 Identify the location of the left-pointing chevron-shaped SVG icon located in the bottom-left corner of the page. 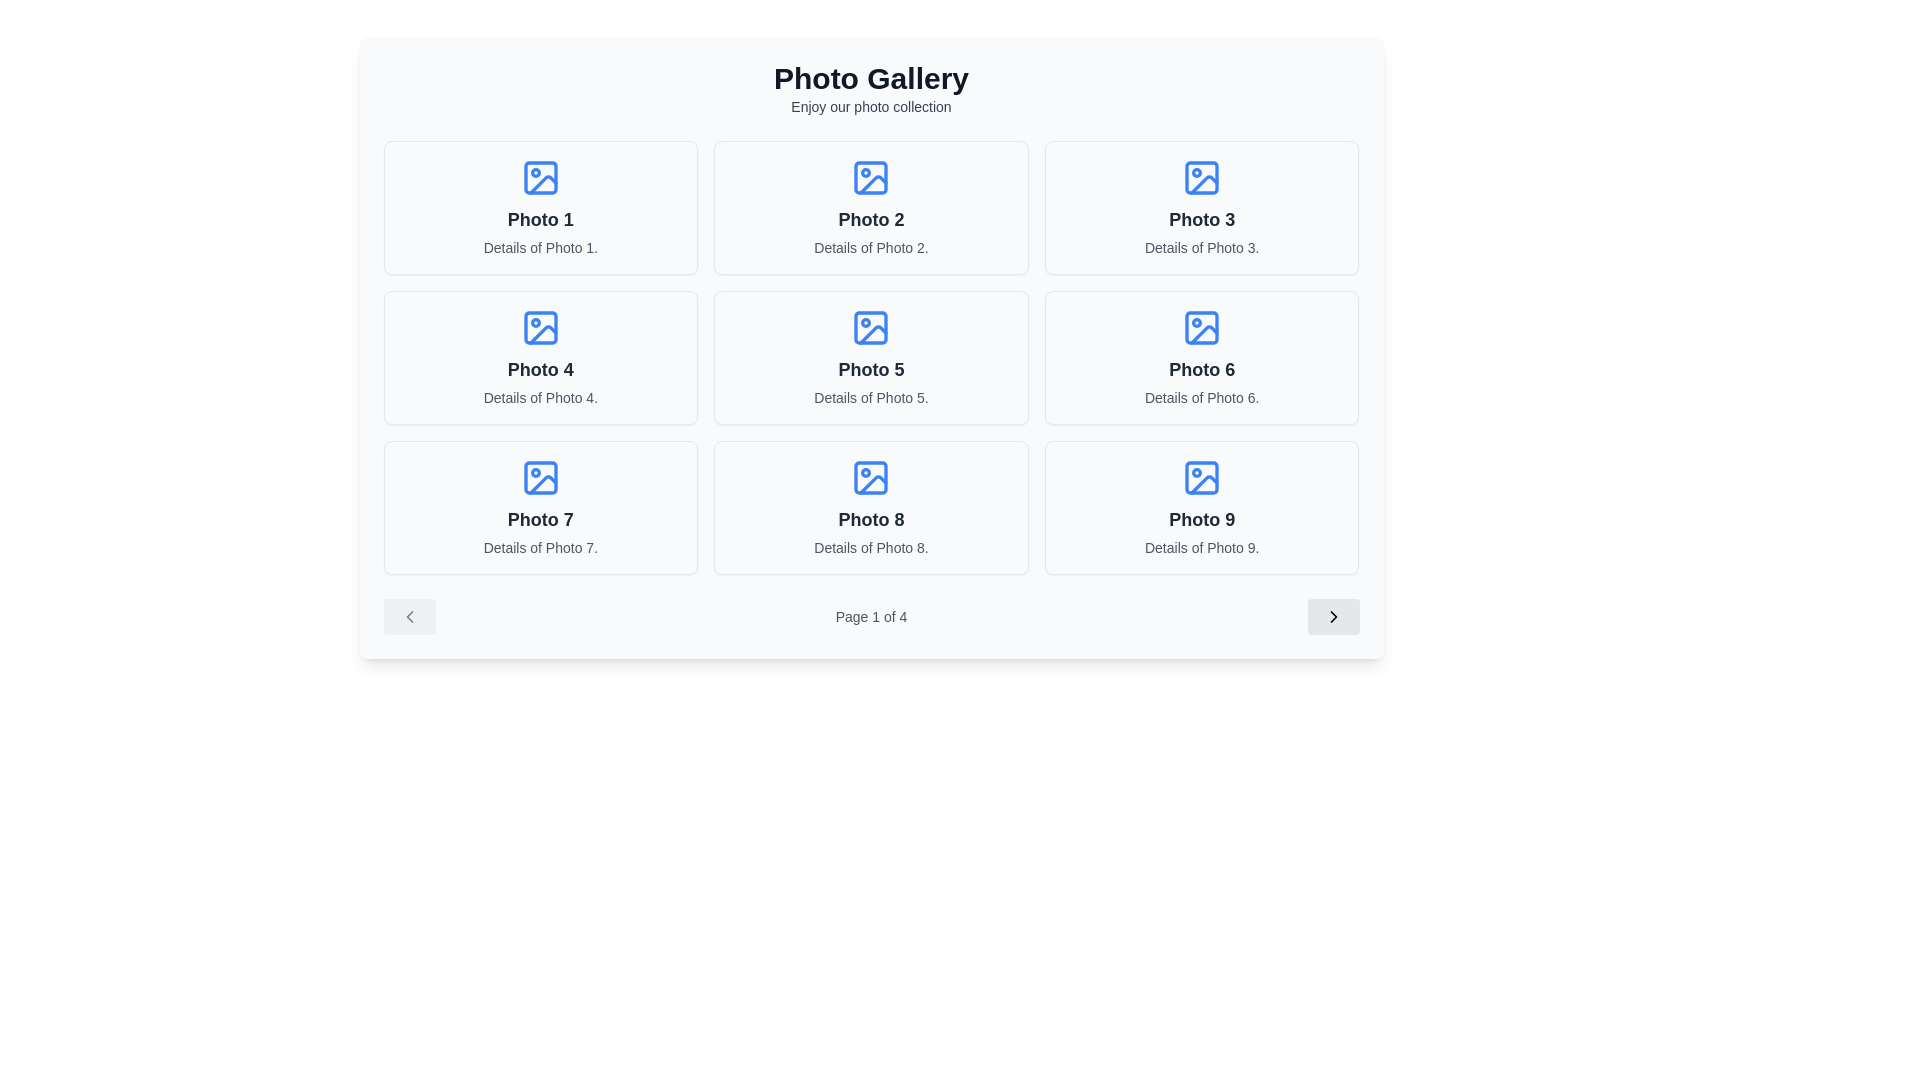
(408, 616).